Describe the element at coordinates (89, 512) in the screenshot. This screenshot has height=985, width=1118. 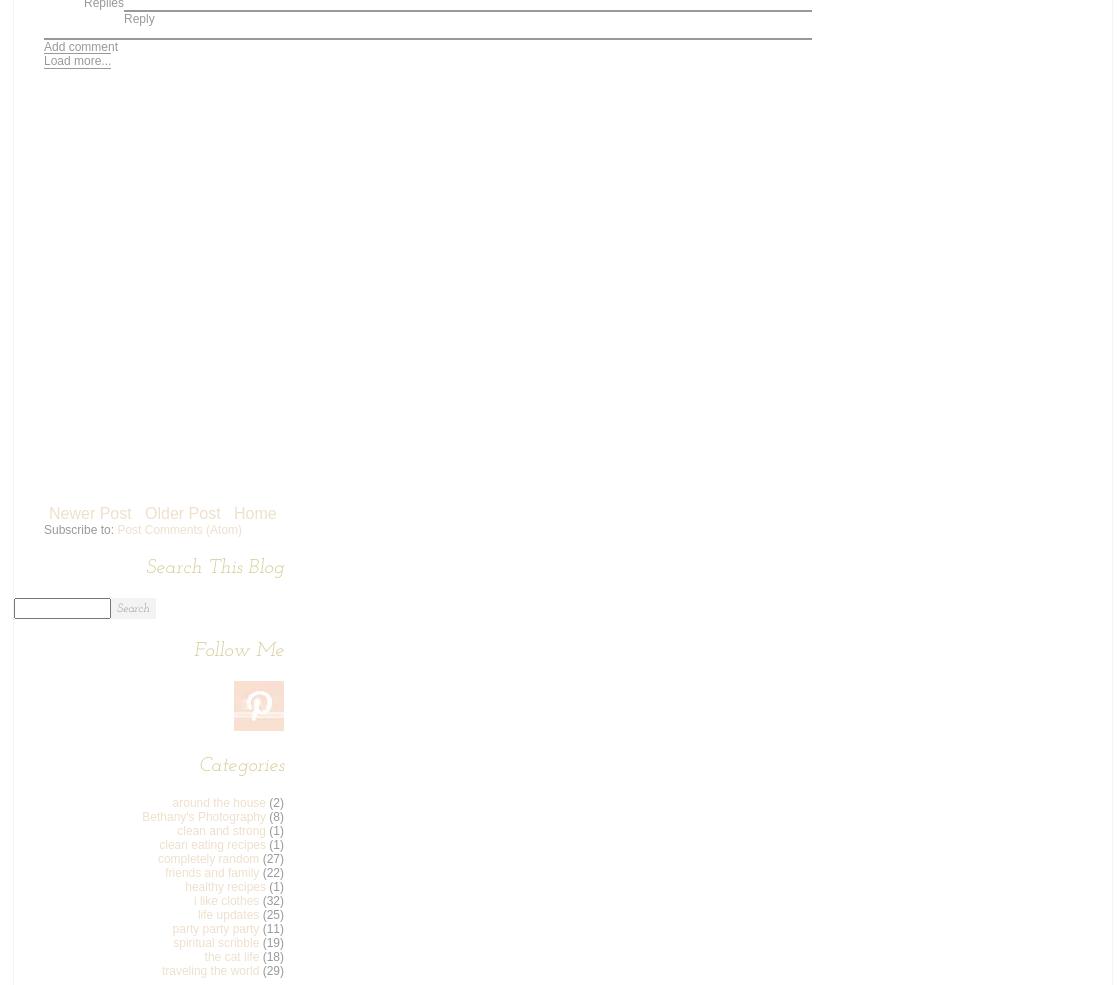
I see `'Newer Post'` at that location.